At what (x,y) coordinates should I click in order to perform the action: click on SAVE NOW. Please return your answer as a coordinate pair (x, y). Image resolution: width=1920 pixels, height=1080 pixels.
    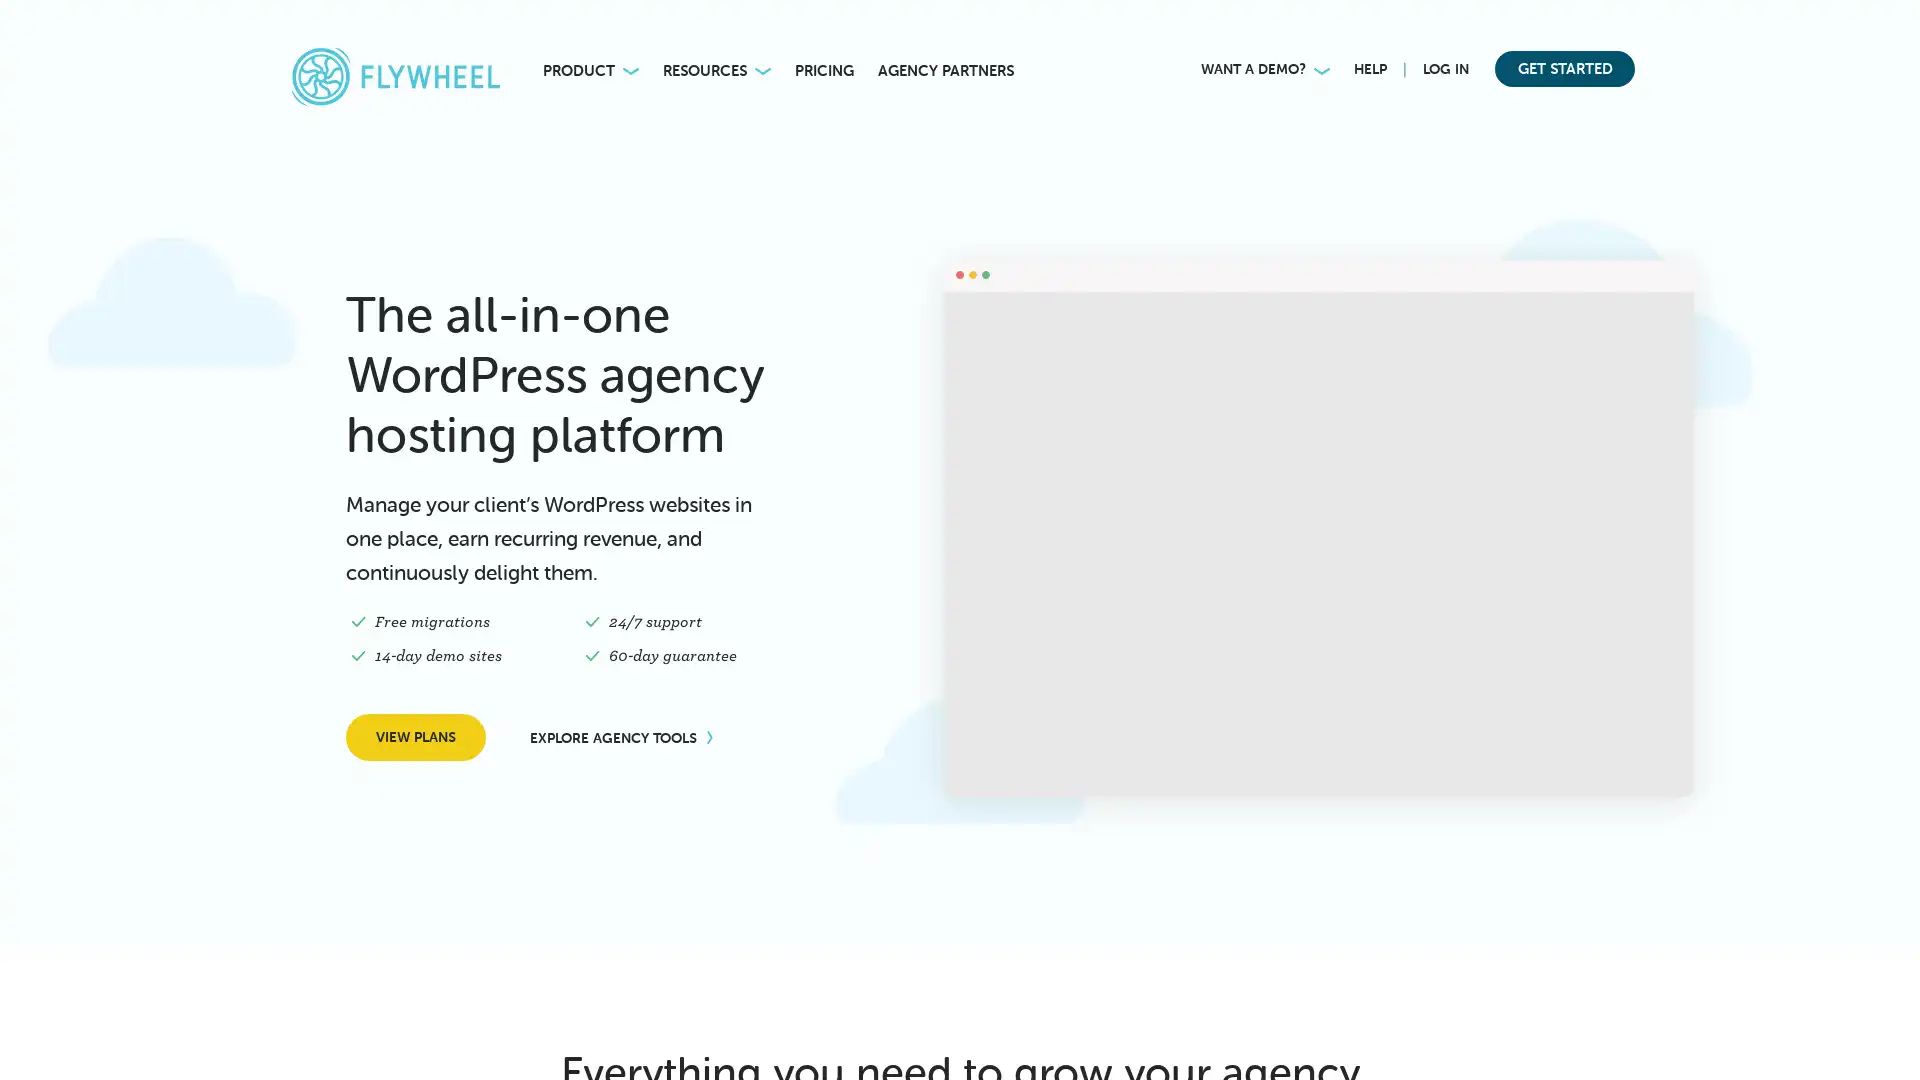
    Looking at the image, I should click on (1346, 30).